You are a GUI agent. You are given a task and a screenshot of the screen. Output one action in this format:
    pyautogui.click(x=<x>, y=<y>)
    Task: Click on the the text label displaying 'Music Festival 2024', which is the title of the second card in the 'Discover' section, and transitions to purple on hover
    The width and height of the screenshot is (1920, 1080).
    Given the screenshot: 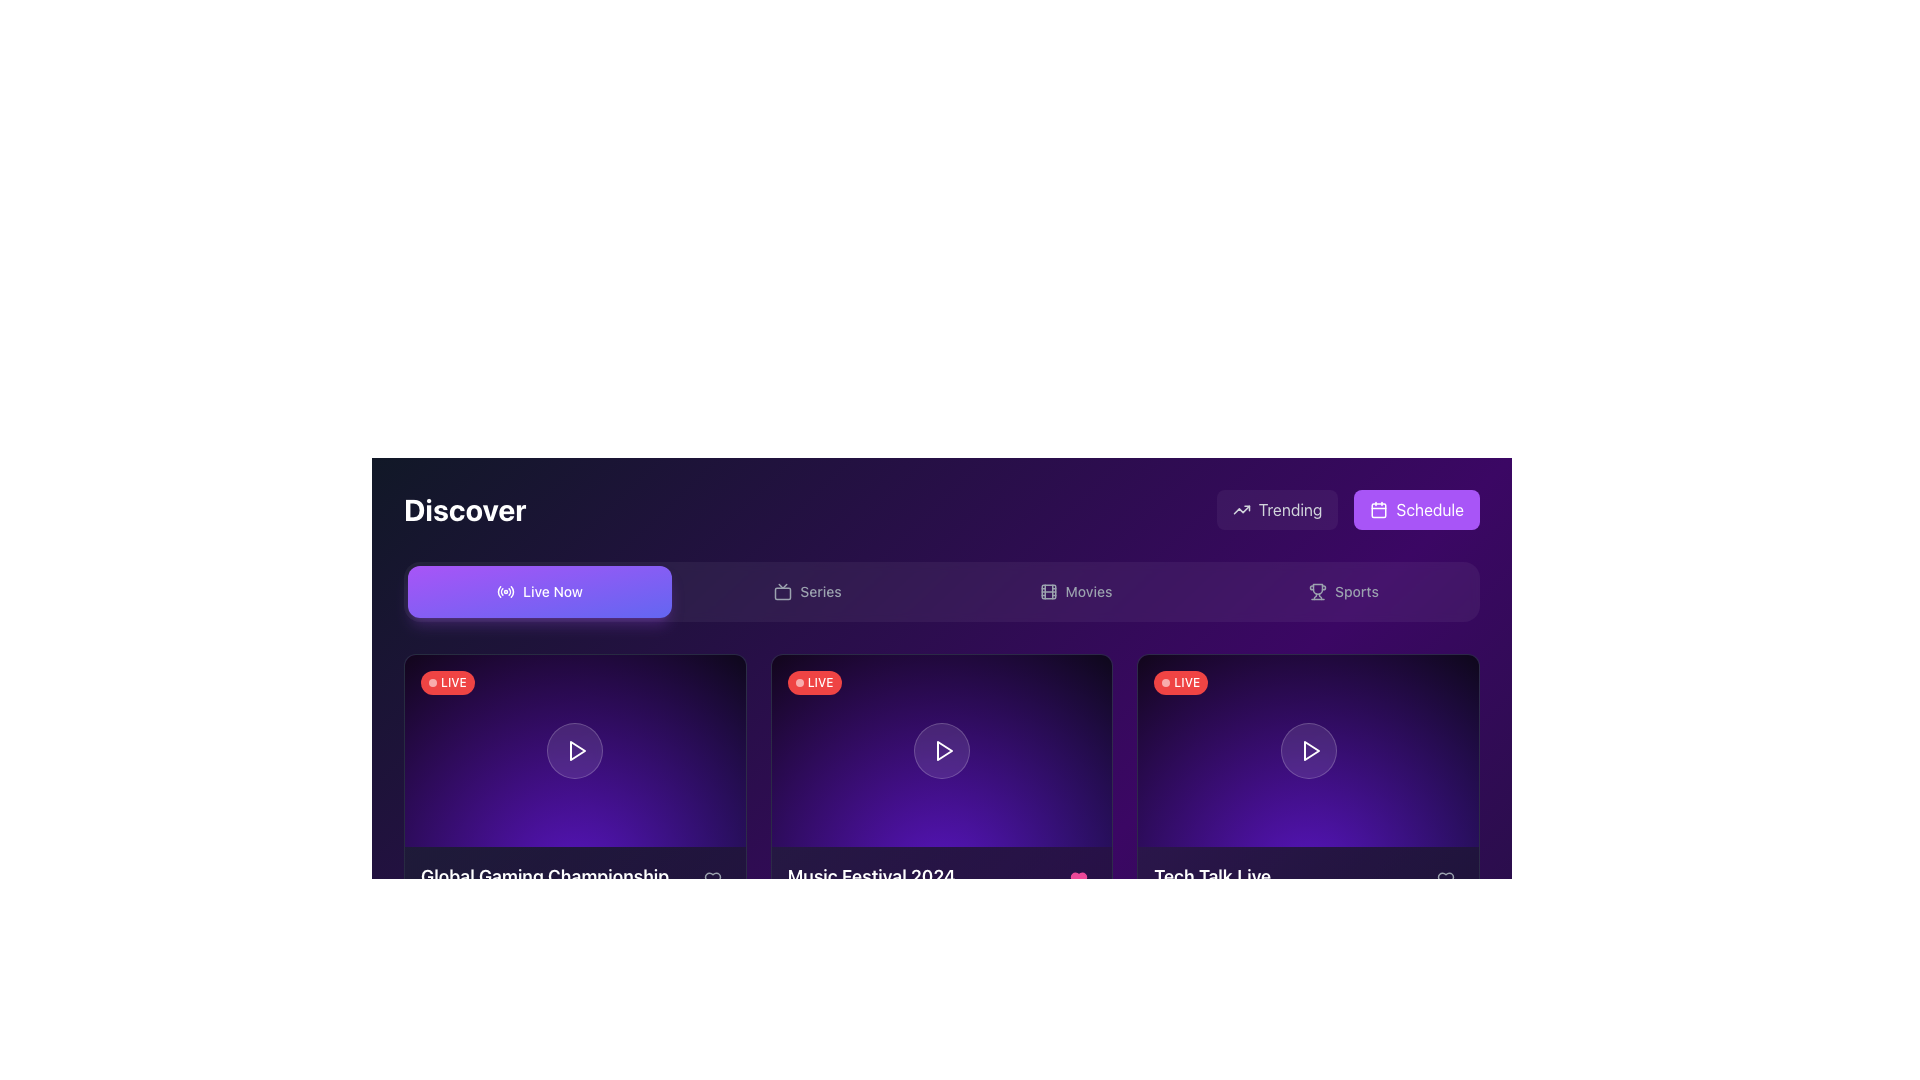 What is the action you would take?
    pyautogui.click(x=871, y=875)
    